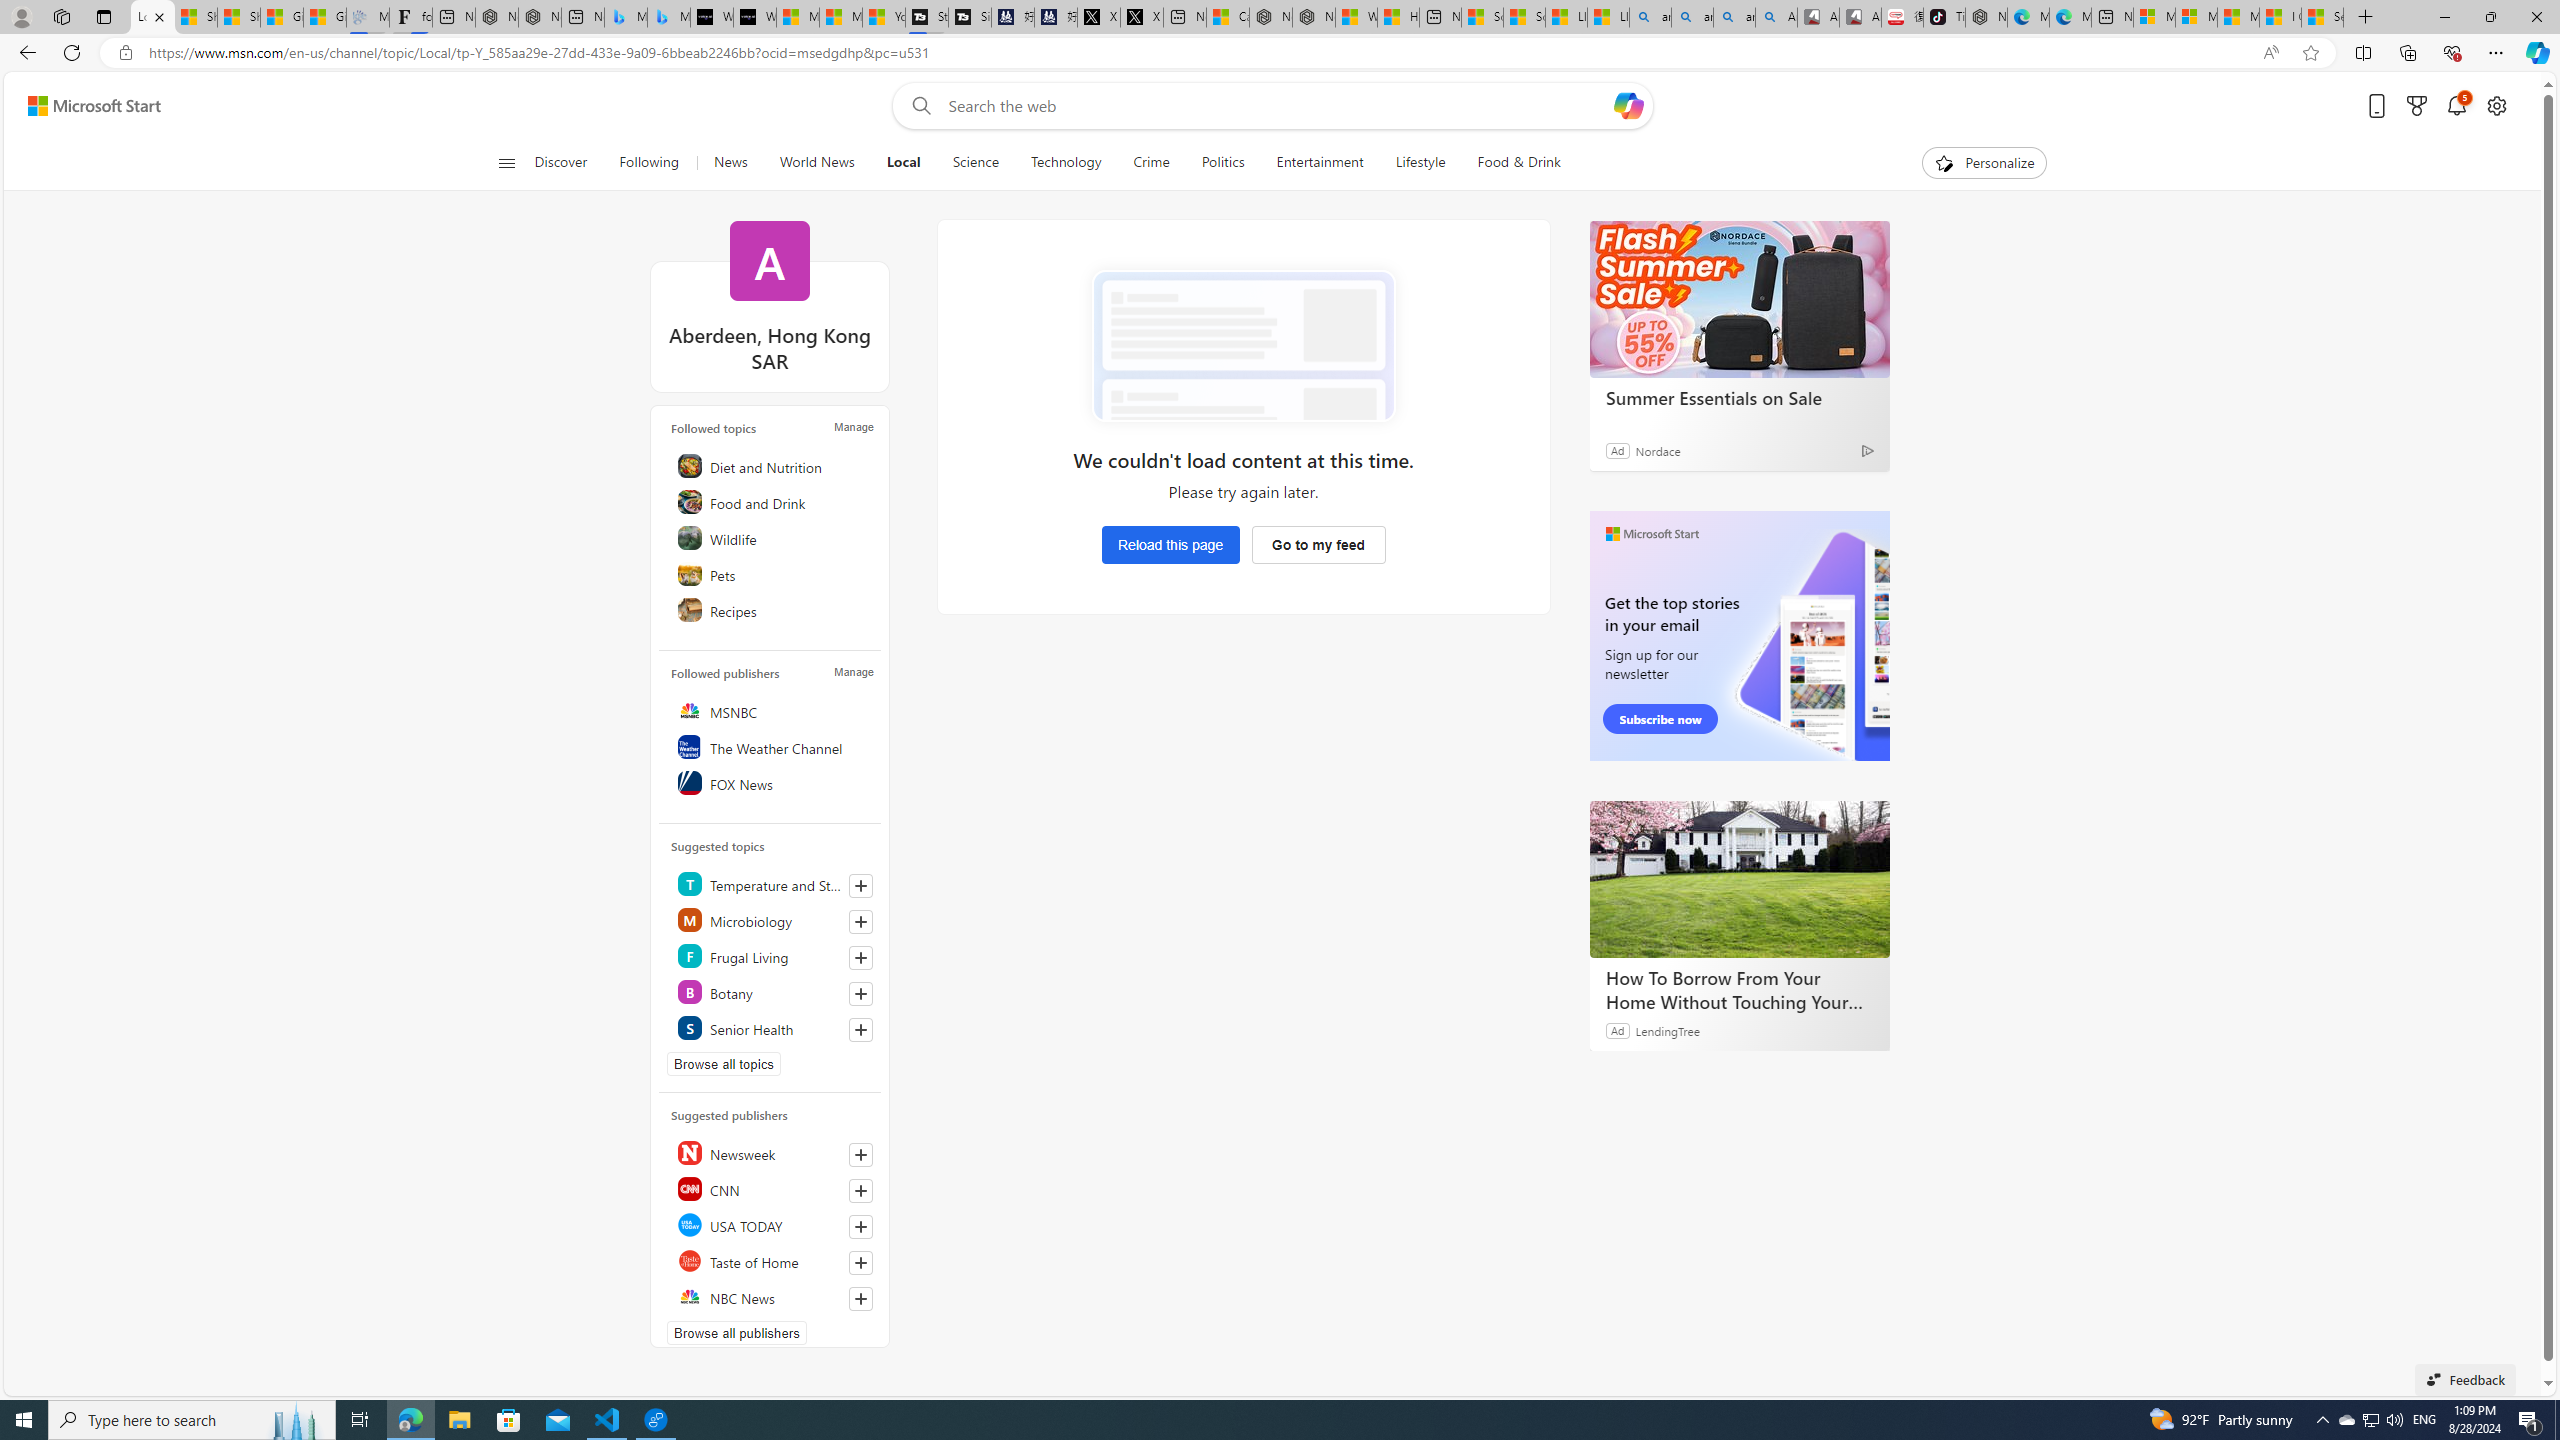  I want to click on 'Subscribe now', so click(1659, 719).